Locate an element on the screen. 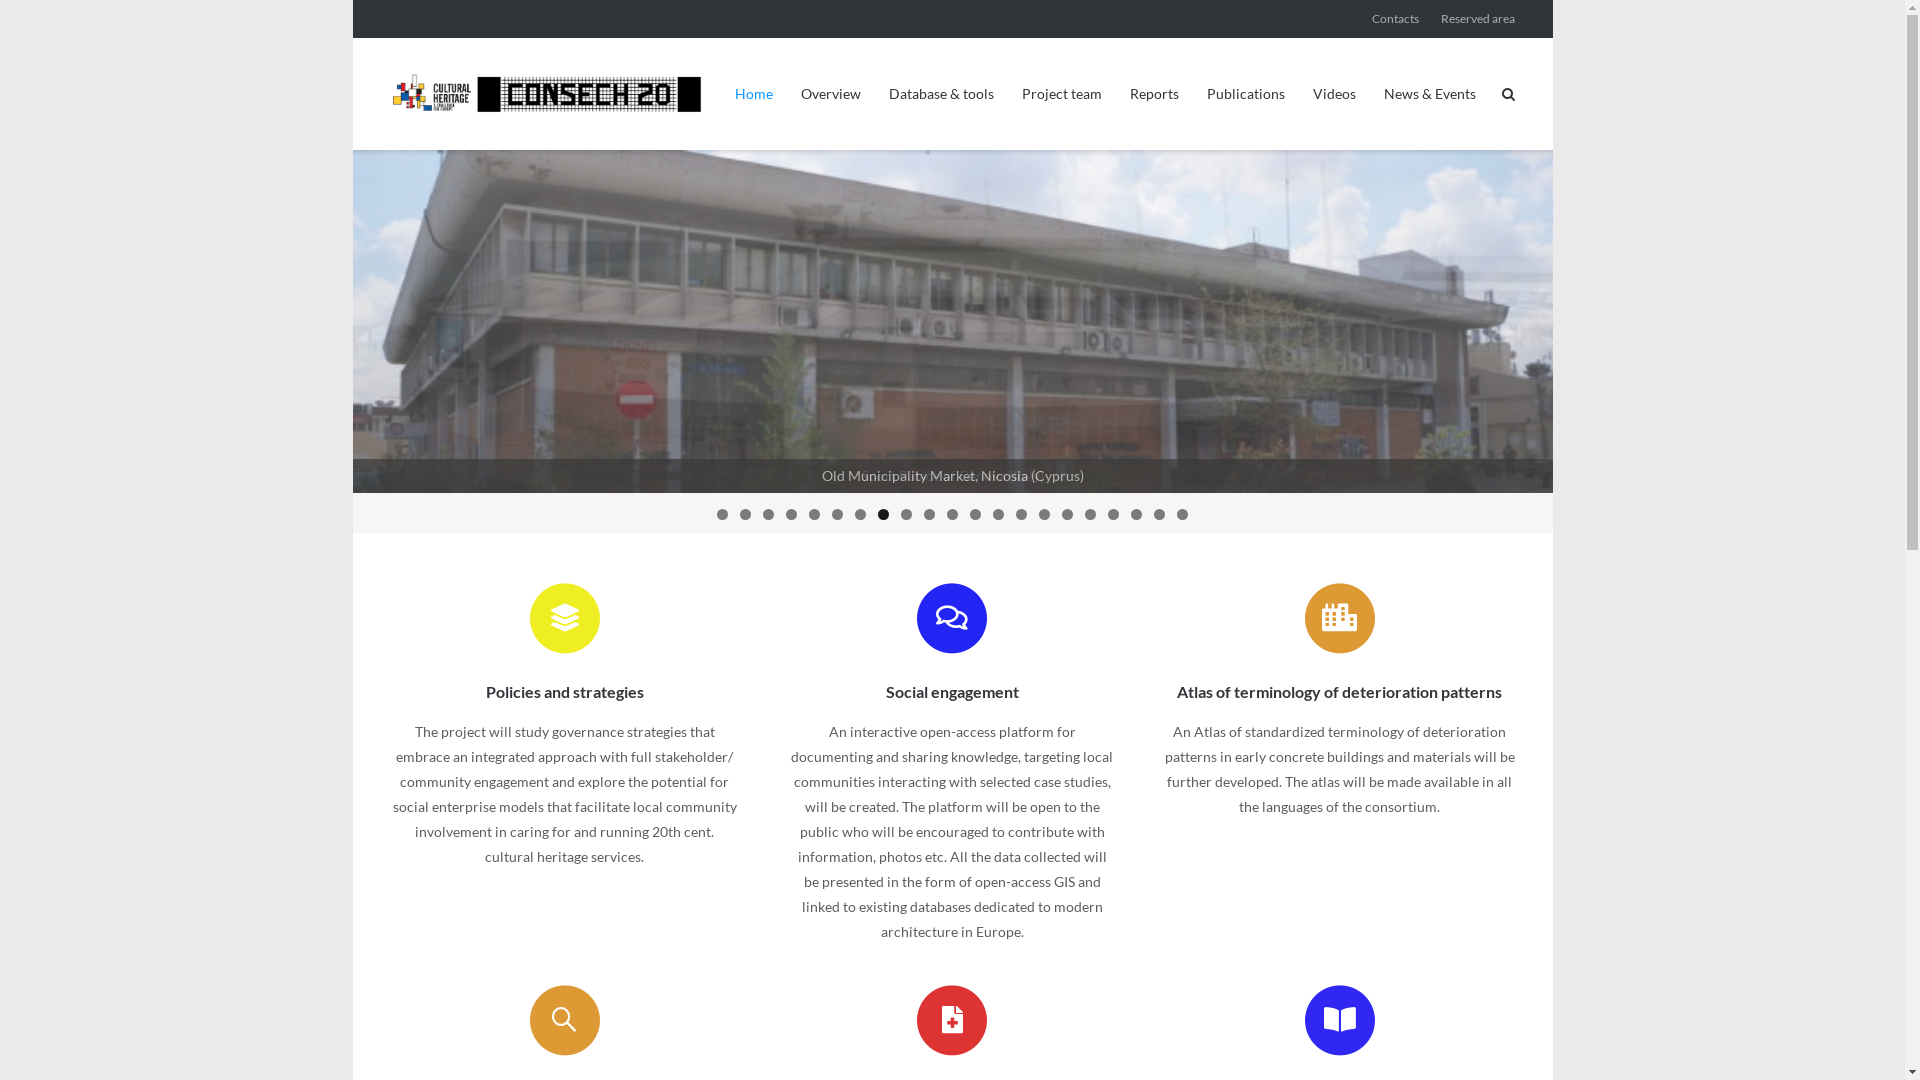  '3' is located at coordinates (762, 513).